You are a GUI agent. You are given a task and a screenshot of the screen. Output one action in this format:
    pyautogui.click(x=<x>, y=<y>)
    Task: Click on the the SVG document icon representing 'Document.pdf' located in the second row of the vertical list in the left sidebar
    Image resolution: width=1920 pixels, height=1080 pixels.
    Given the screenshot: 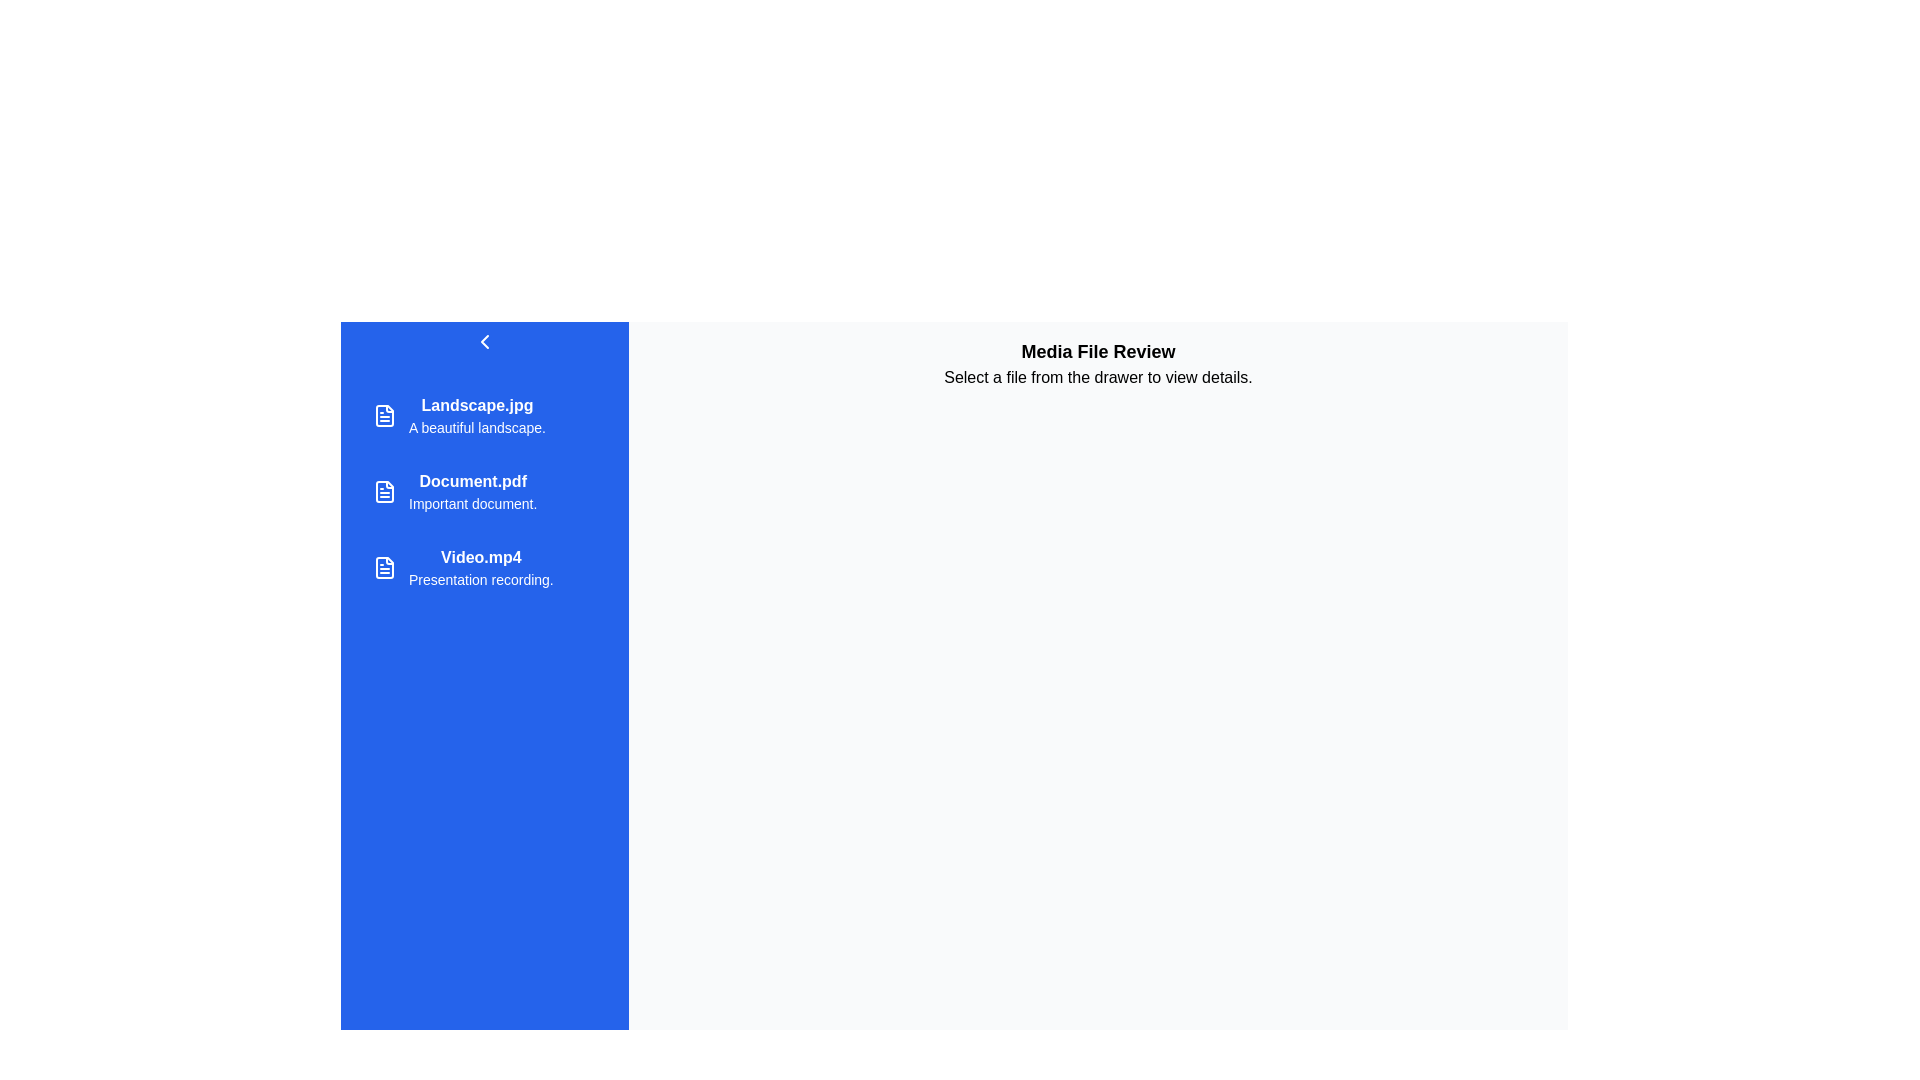 What is the action you would take?
    pyautogui.click(x=384, y=415)
    